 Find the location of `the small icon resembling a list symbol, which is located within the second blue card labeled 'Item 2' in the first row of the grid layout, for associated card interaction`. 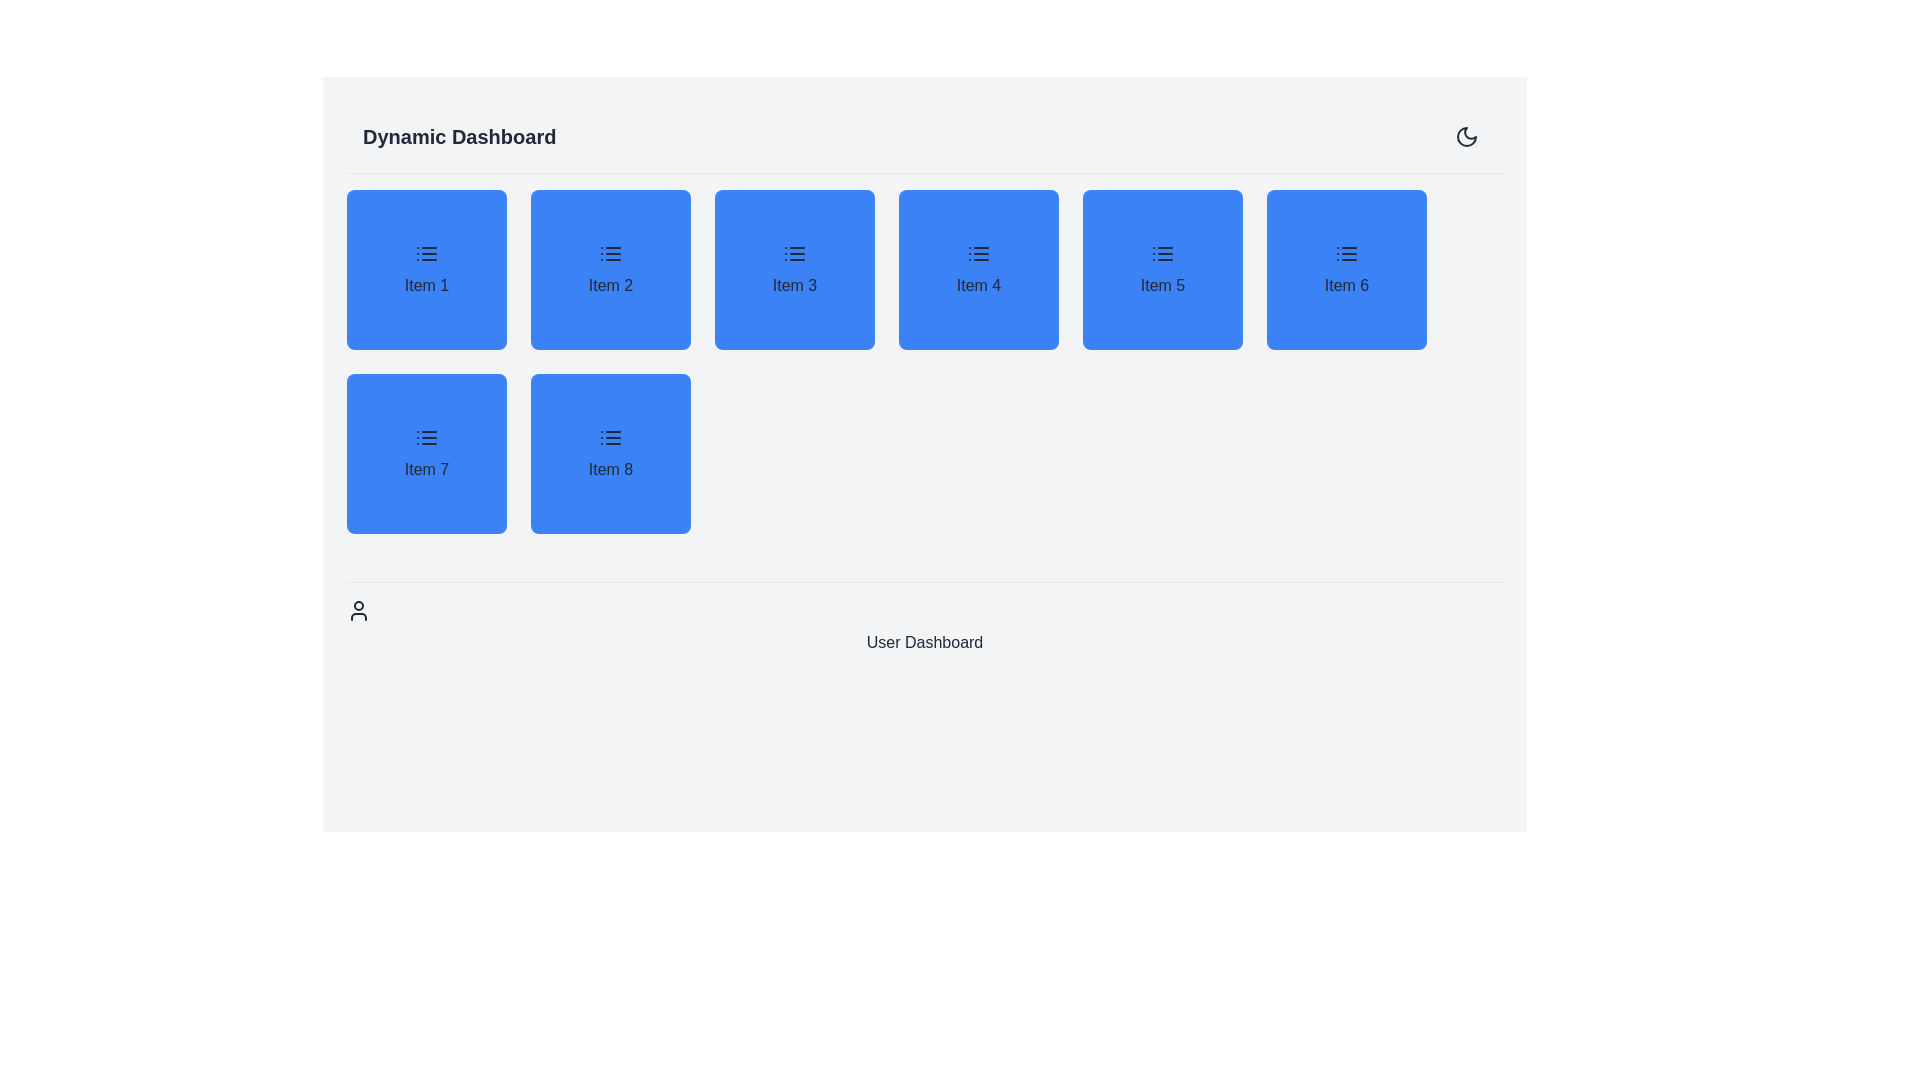

the small icon resembling a list symbol, which is located within the second blue card labeled 'Item 2' in the first row of the grid layout, for associated card interaction is located at coordinates (609, 253).